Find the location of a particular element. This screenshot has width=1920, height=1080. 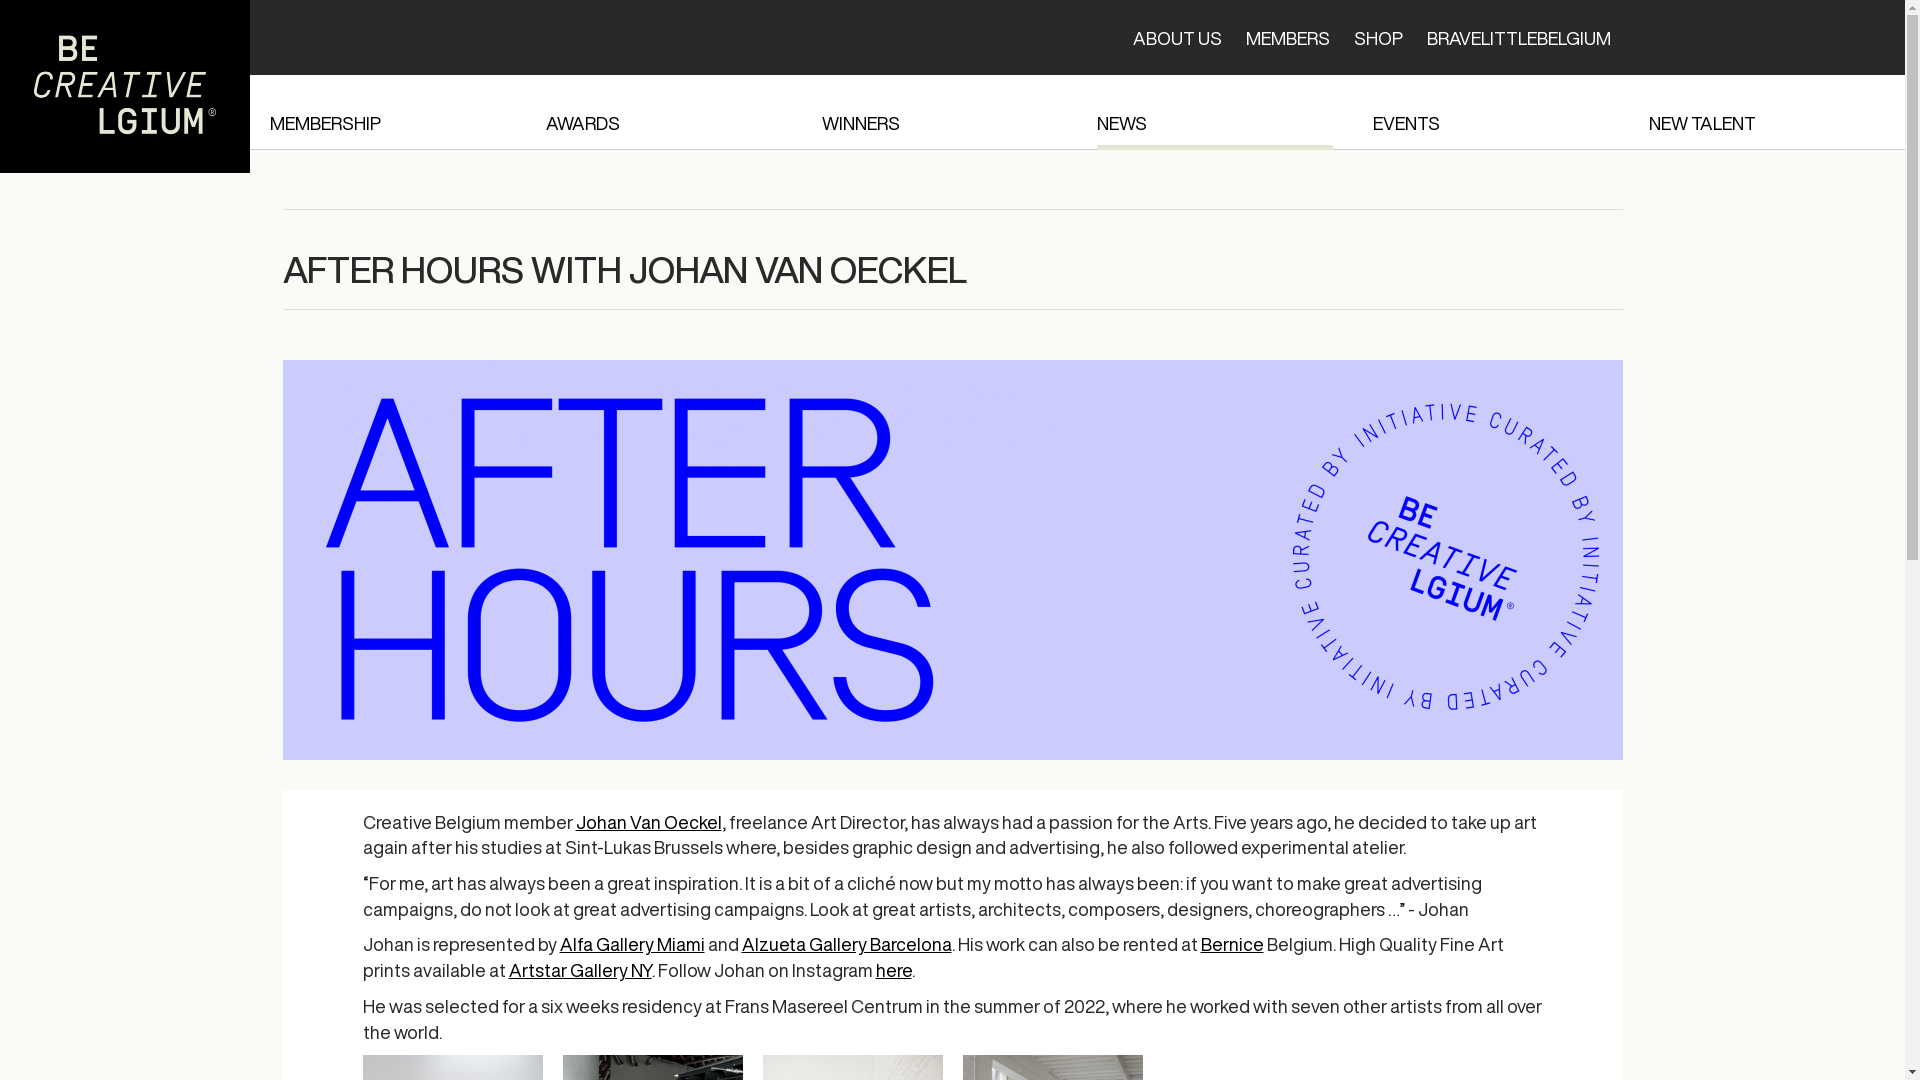

'ABOUT US' is located at coordinates (1176, 37).